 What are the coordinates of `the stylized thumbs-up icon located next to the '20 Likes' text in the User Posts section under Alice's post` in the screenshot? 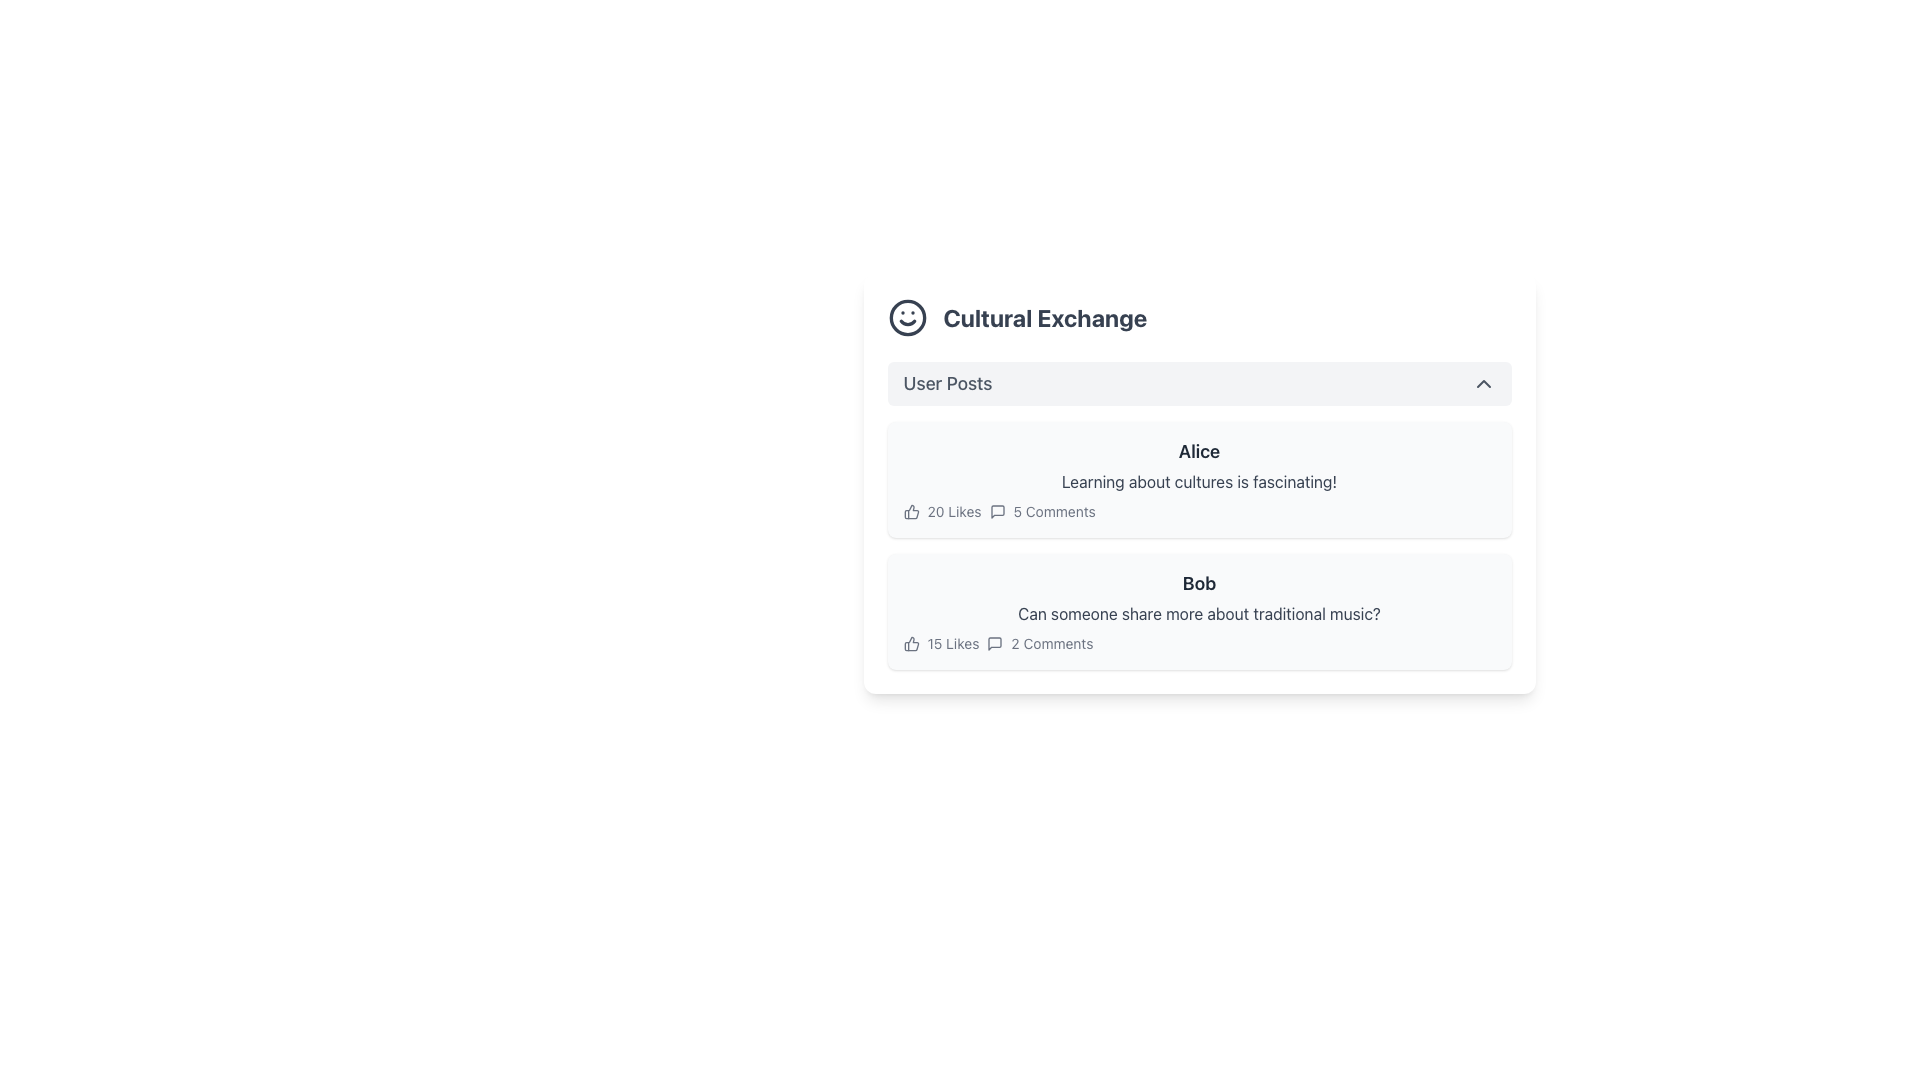 It's located at (910, 511).